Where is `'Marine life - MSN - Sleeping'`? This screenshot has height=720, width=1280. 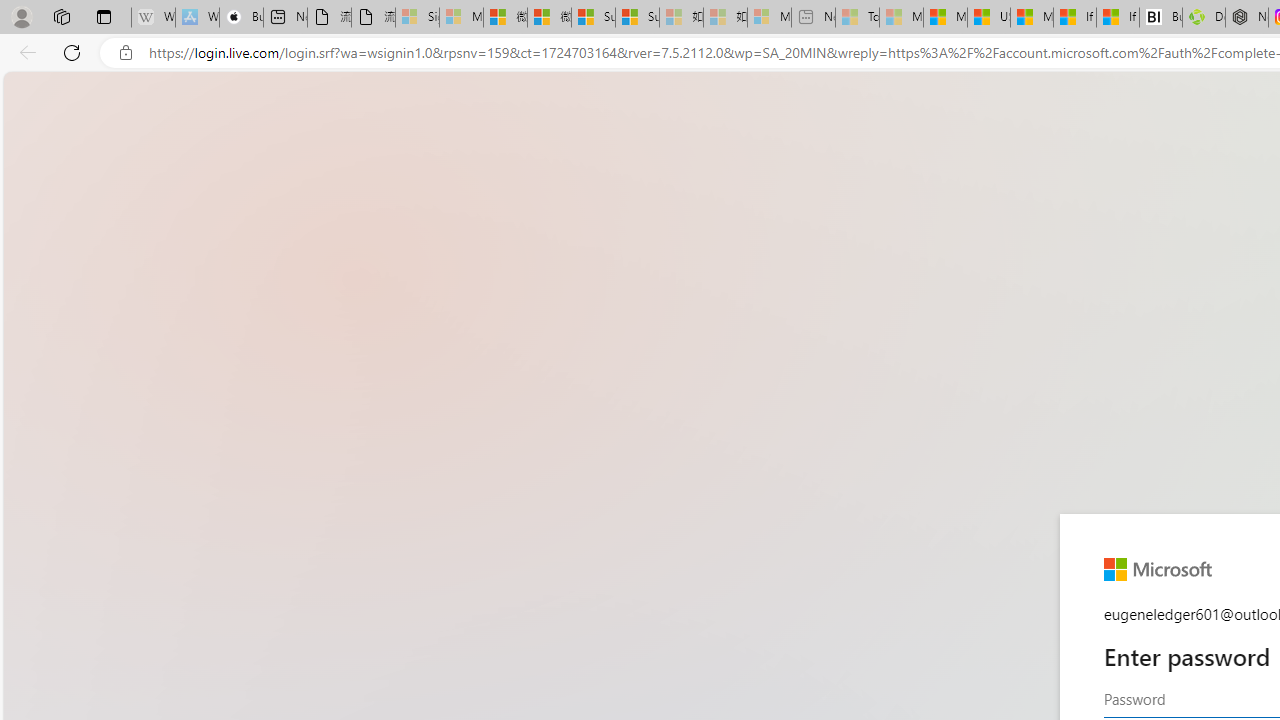 'Marine life - MSN - Sleeping' is located at coordinates (900, 17).